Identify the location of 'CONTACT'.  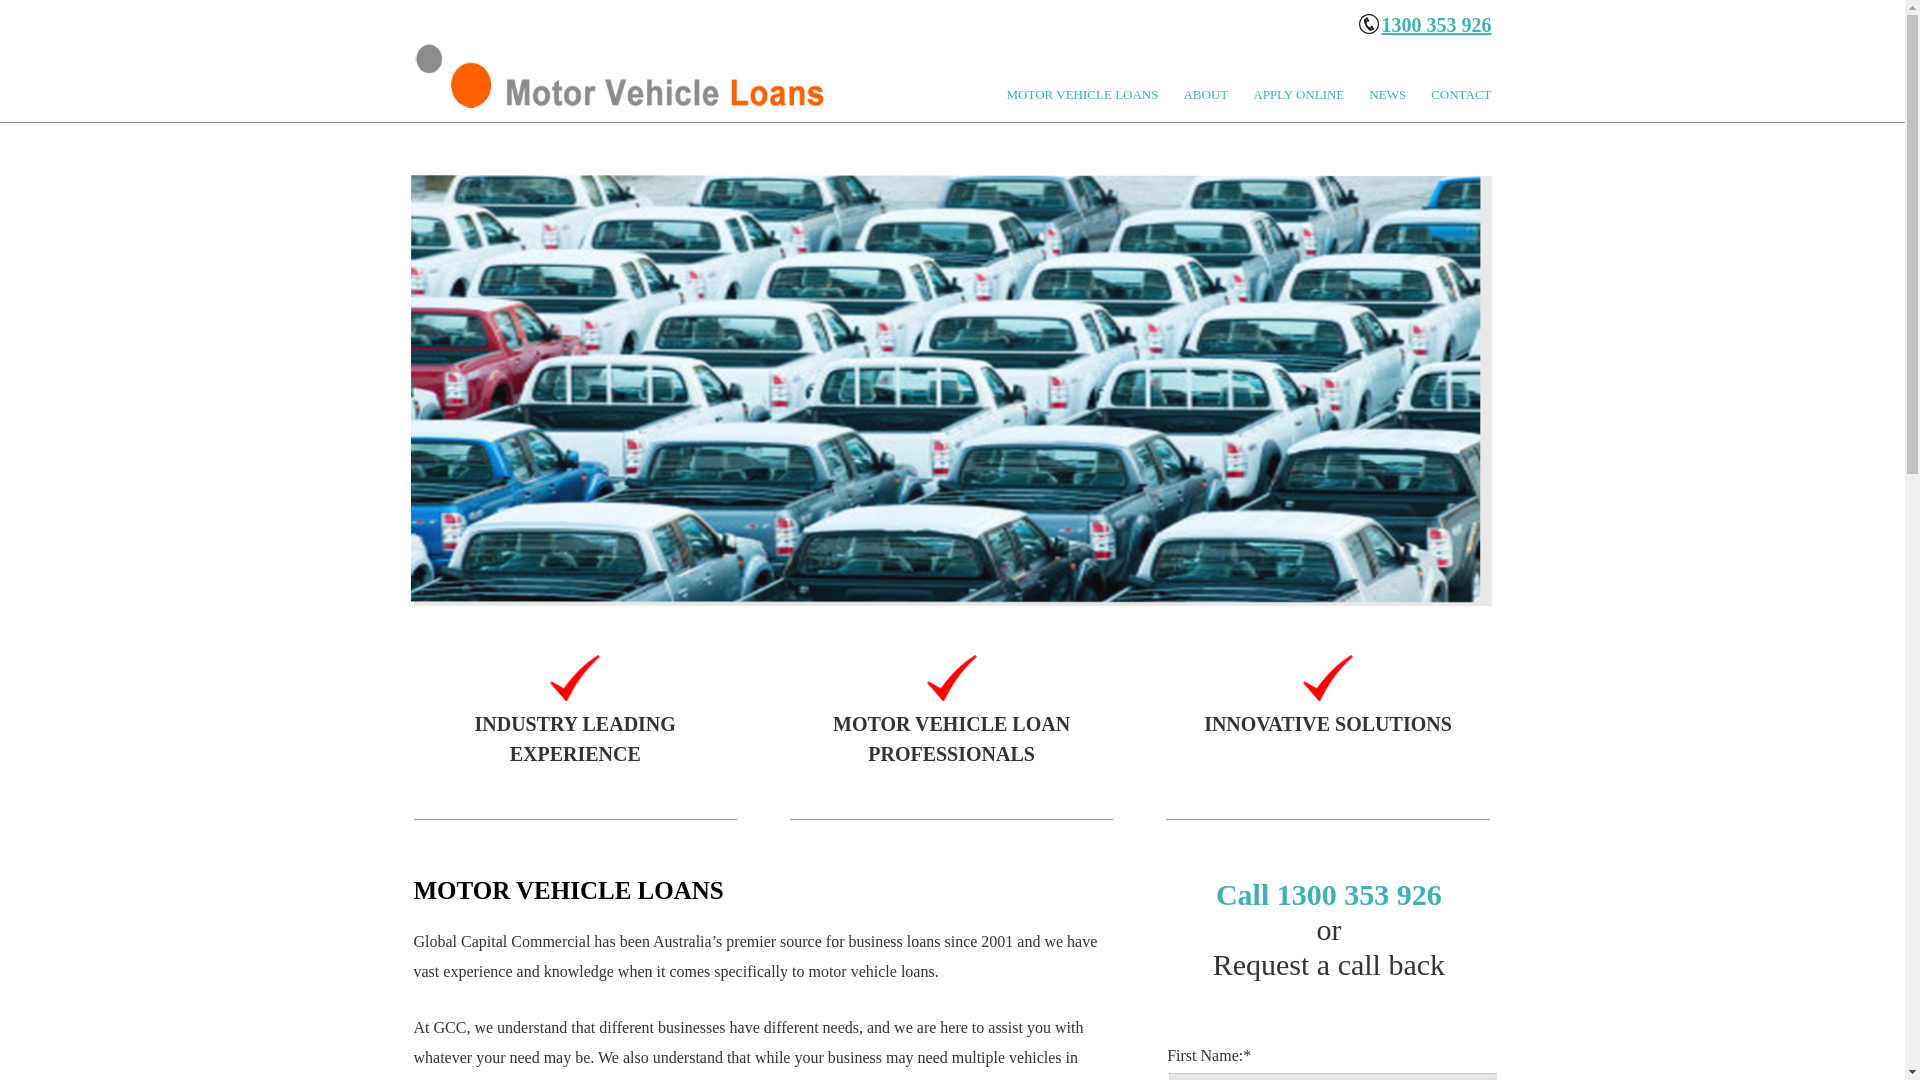
(1460, 94).